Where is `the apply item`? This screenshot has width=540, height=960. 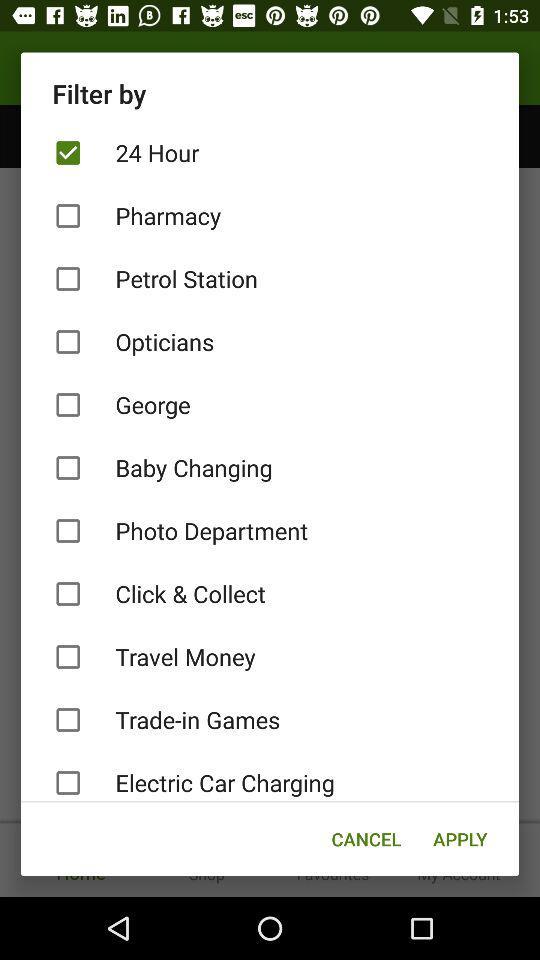
the apply item is located at coordinates (460, 839).